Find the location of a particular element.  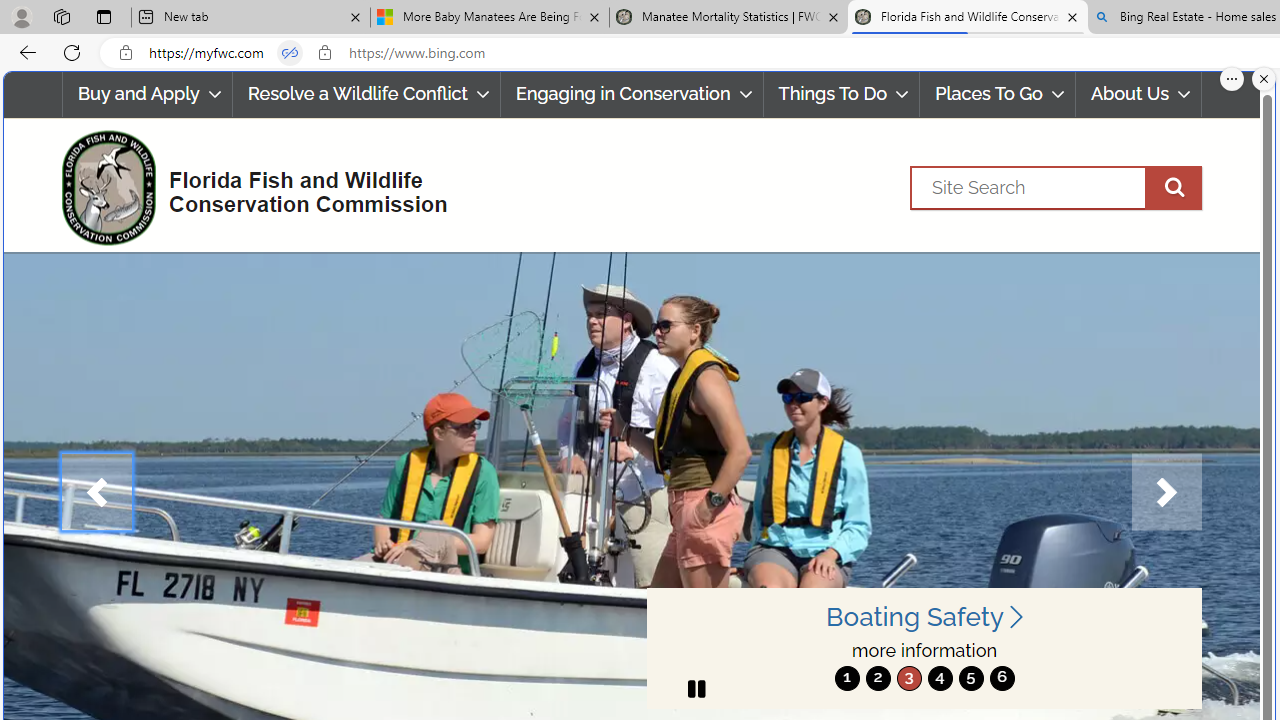

'Things To Do' is located at coordinates (841, 94).